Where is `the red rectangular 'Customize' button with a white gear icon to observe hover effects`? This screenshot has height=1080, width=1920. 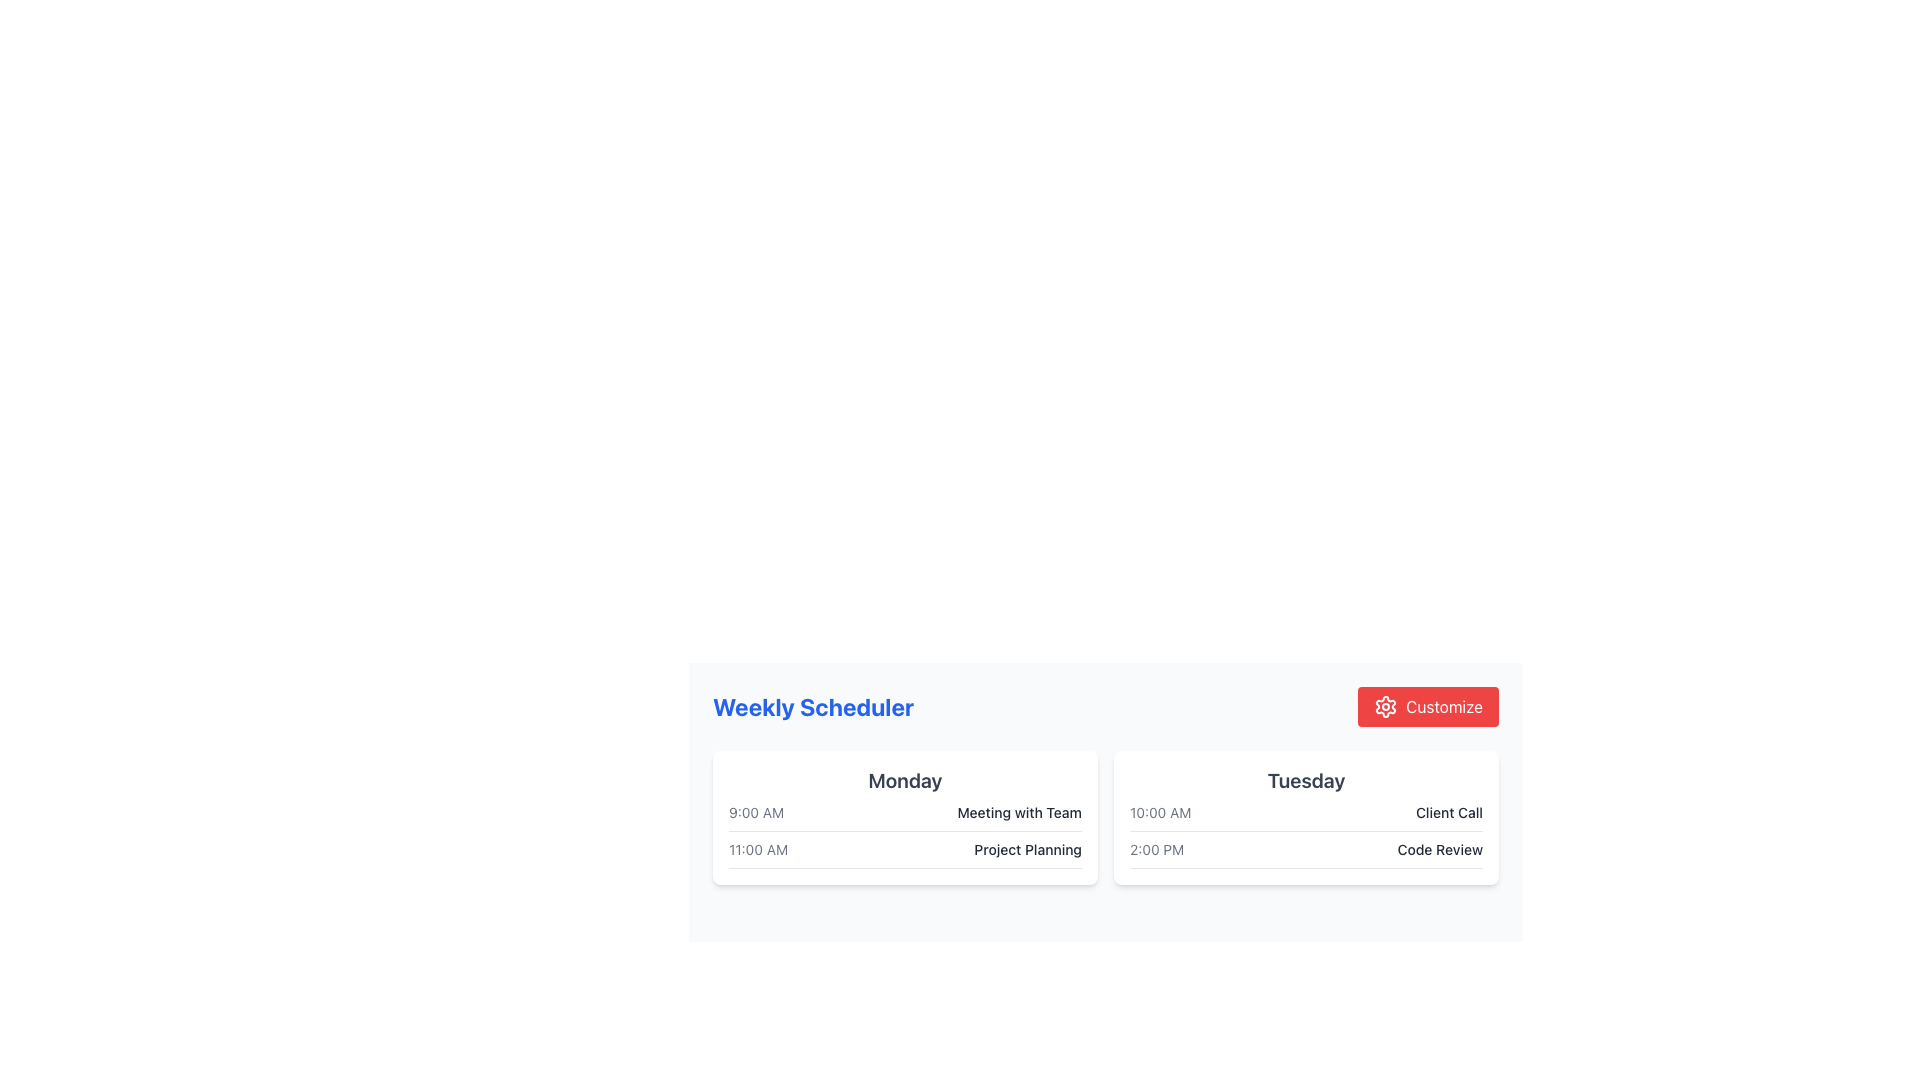 the red rectangular 'Customize' button with a white gear icon to observe hover effects is located at coordinates (1427, 705).